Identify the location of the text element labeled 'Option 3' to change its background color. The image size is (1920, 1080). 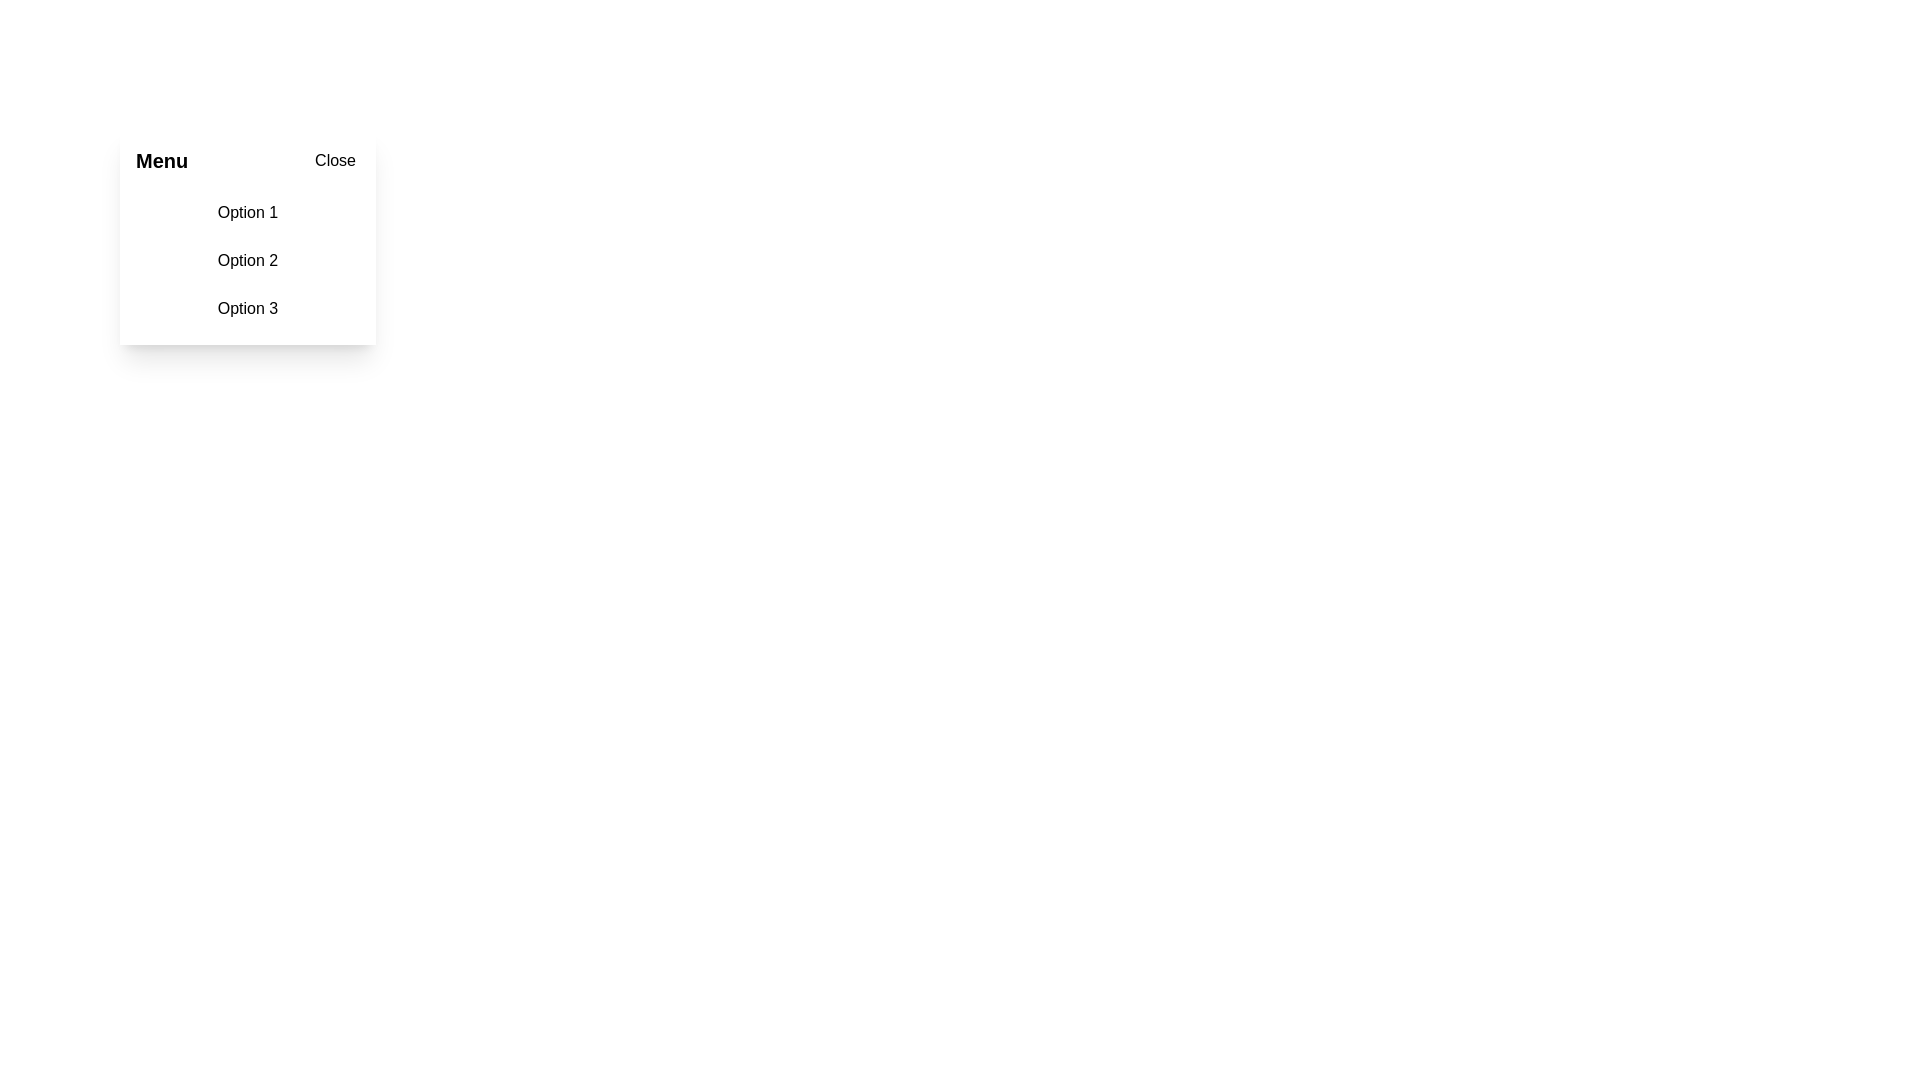
(247, 308).